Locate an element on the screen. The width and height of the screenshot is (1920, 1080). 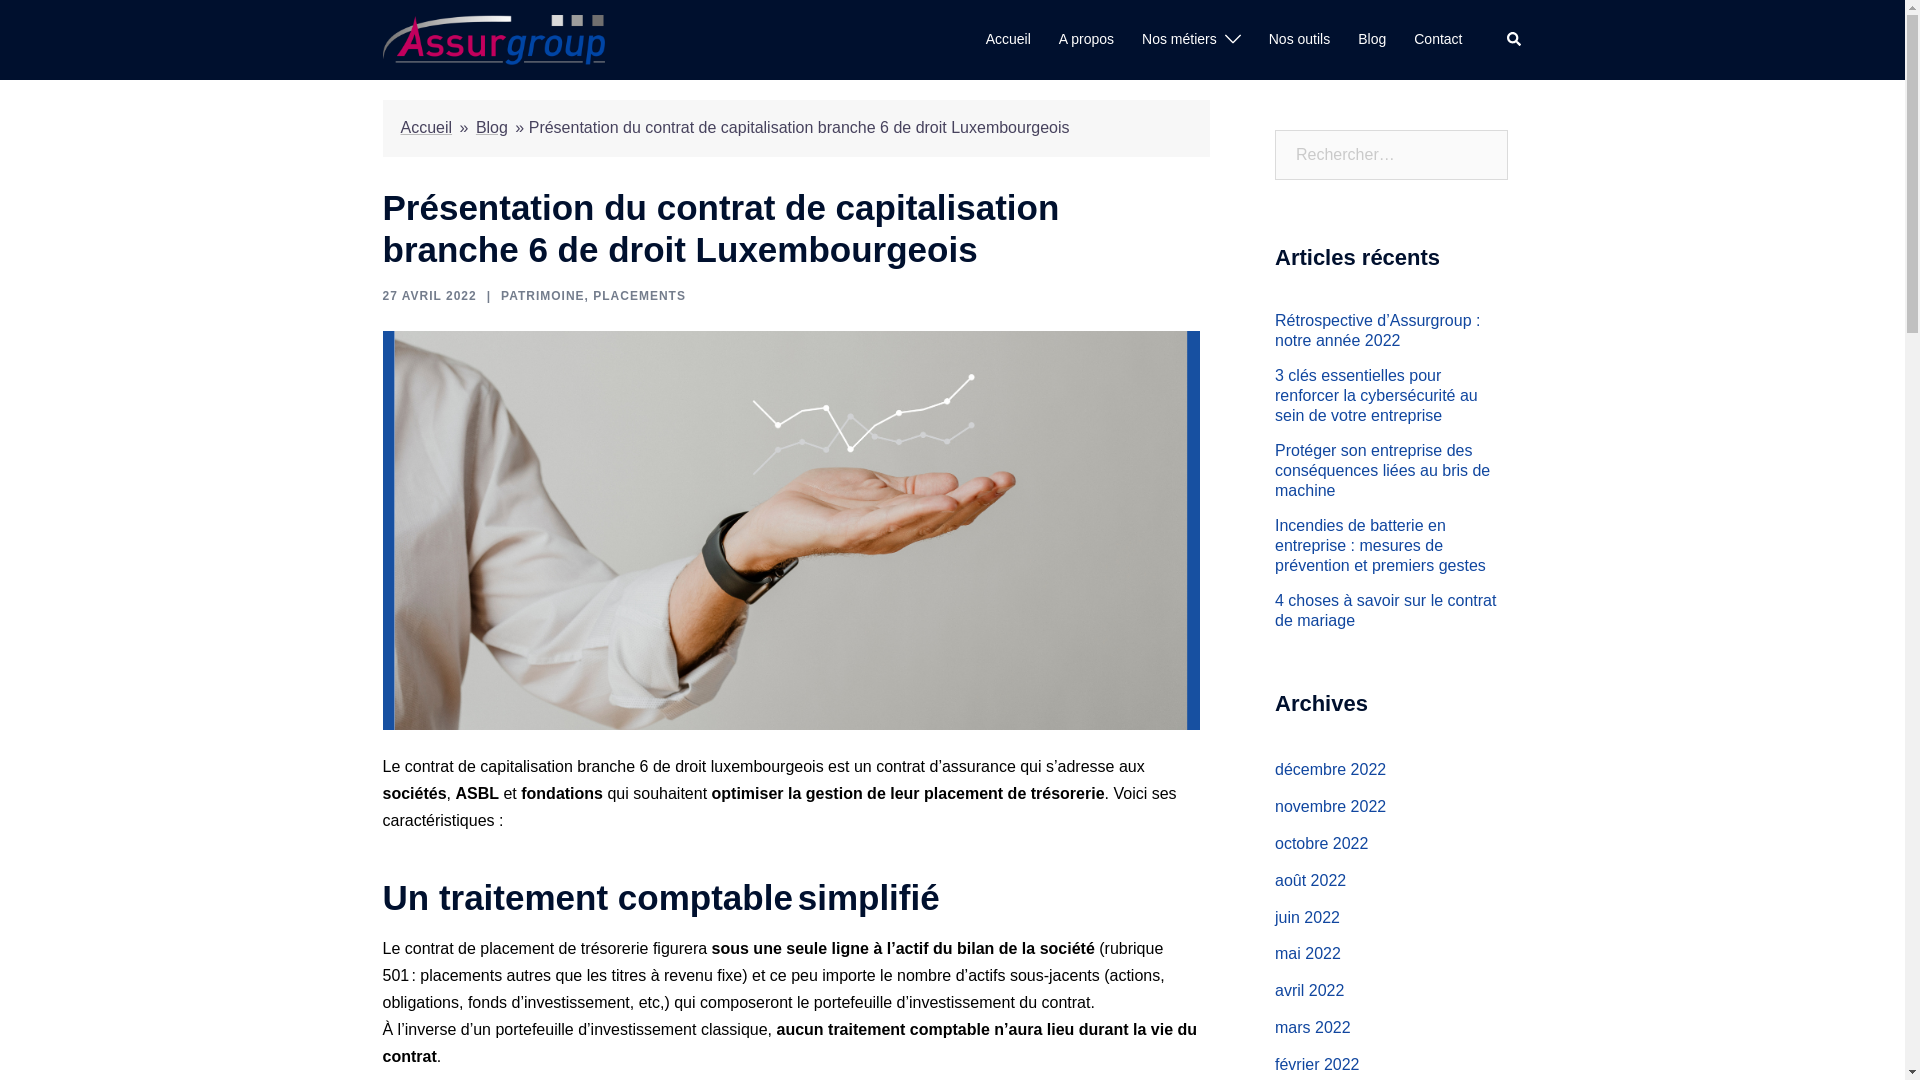
'juin 2022' is located at coordinates (1307, 916).